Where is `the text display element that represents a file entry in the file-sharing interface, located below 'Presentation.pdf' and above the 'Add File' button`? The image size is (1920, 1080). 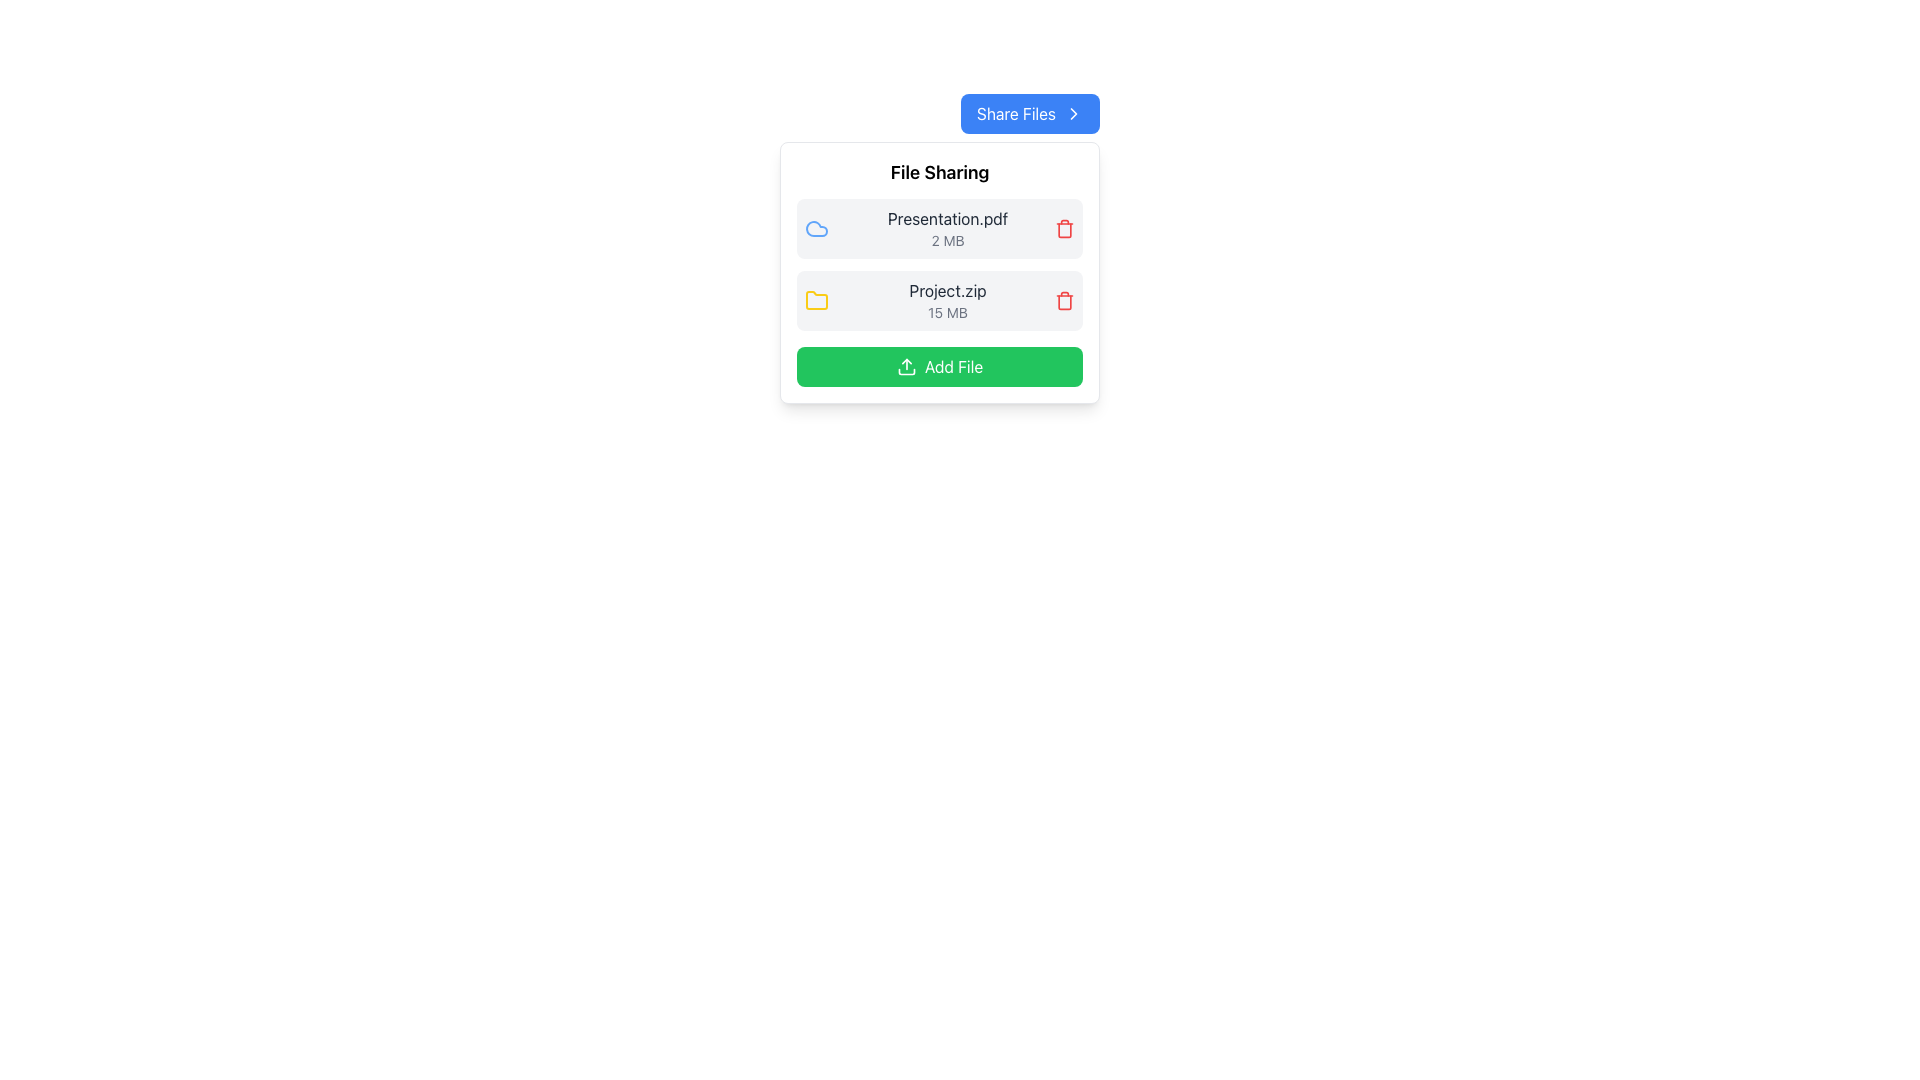
the text display element that represents a file entry in the file-sharing interface, located below 'Presentation.pdf' and above the 'Add File' button is located at coordinates (947, 300).